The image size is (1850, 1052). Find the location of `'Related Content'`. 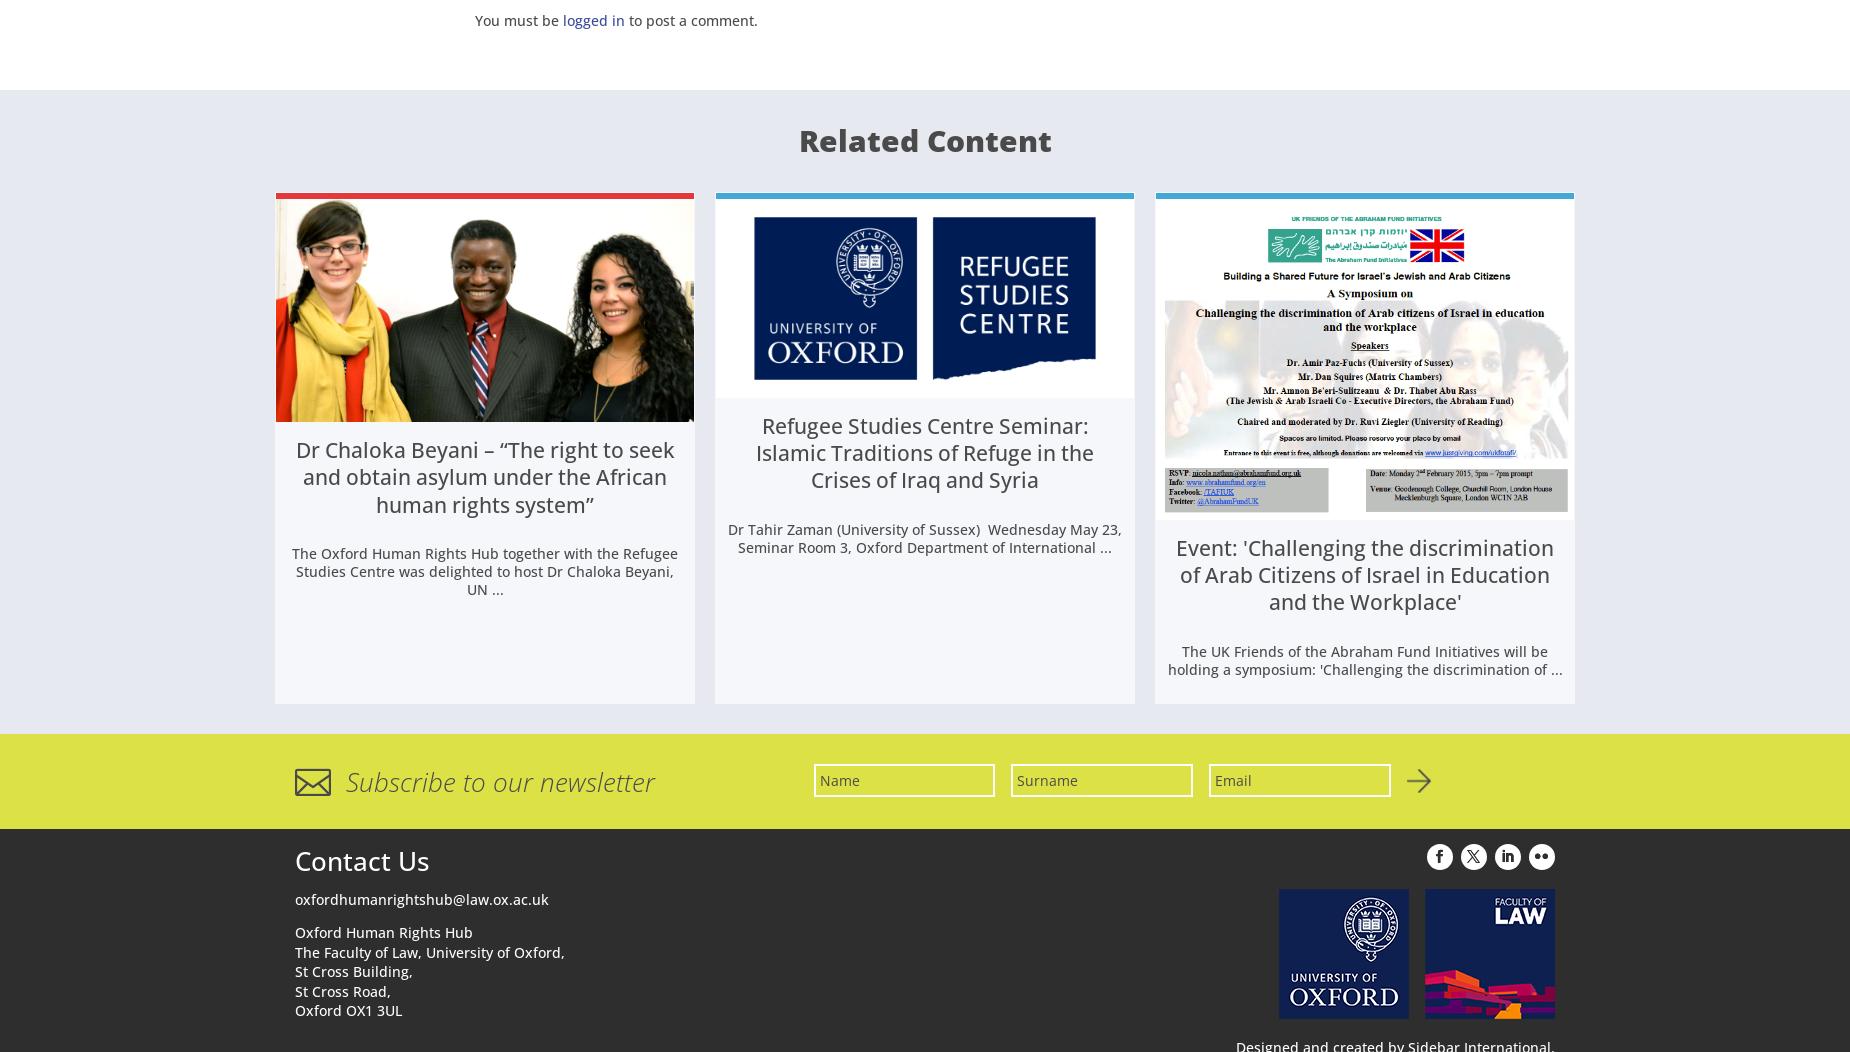

'Related Content' is located at coordinates (924, 142).